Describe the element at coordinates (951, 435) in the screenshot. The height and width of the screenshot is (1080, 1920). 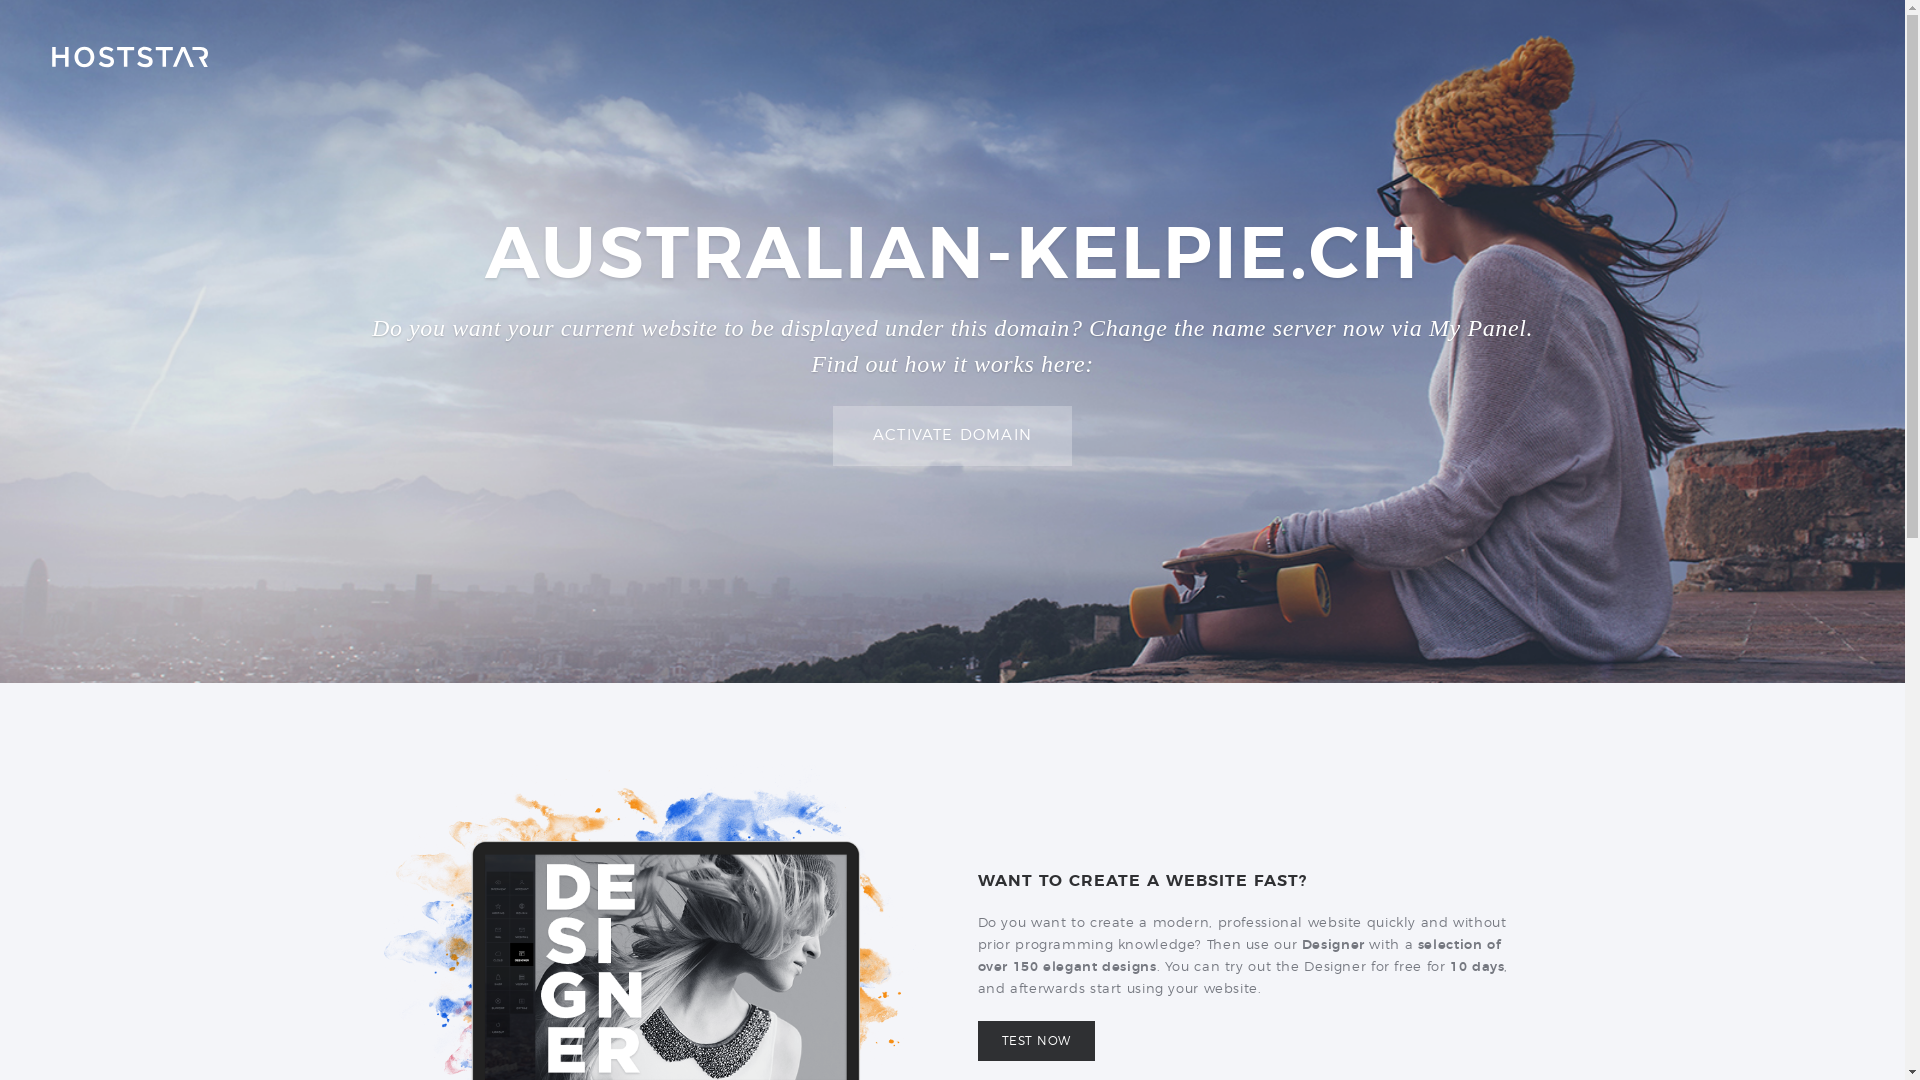
I see `'ACTIVATE DOMAIN'` at that location.